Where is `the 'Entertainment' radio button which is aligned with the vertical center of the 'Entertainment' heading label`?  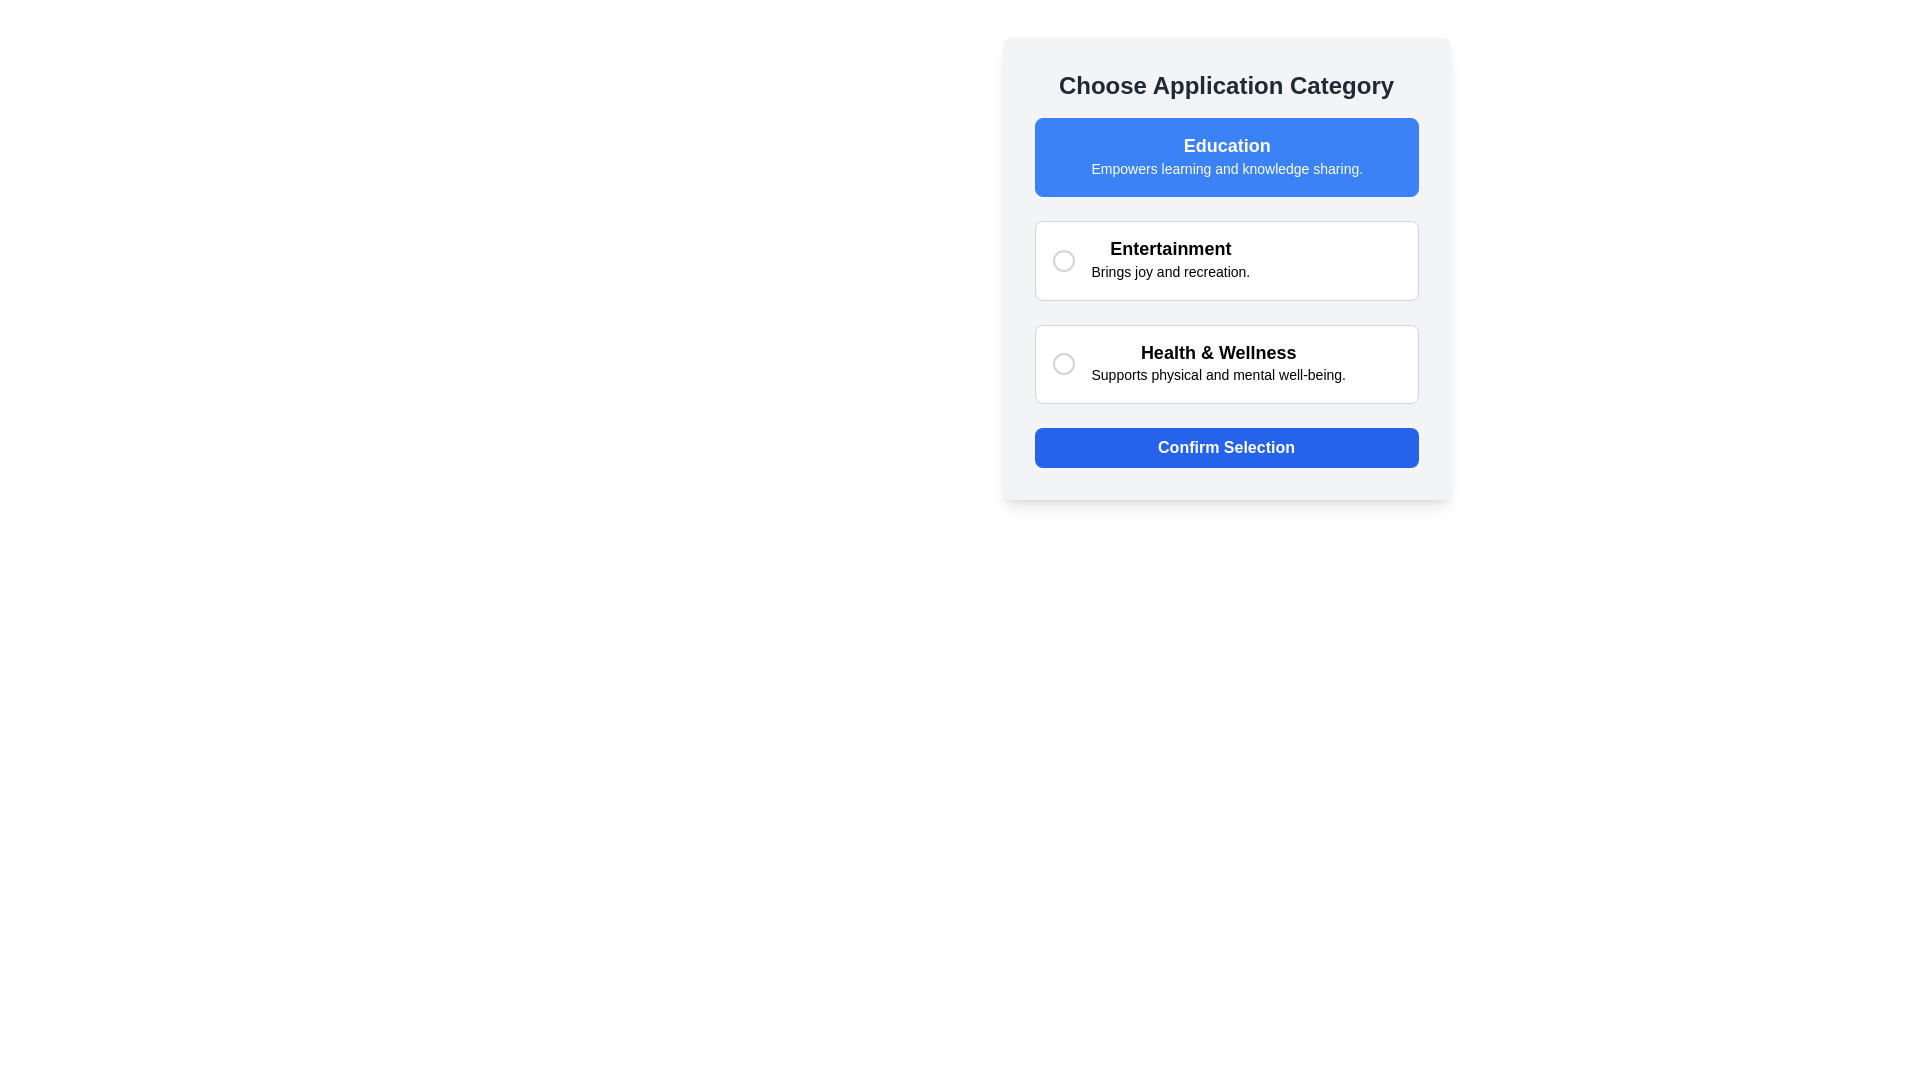 the 'Entertainment' radio button which is aligned with the vertical center of the 'Entertainment' heading label is located at coordinates (1062, 259).